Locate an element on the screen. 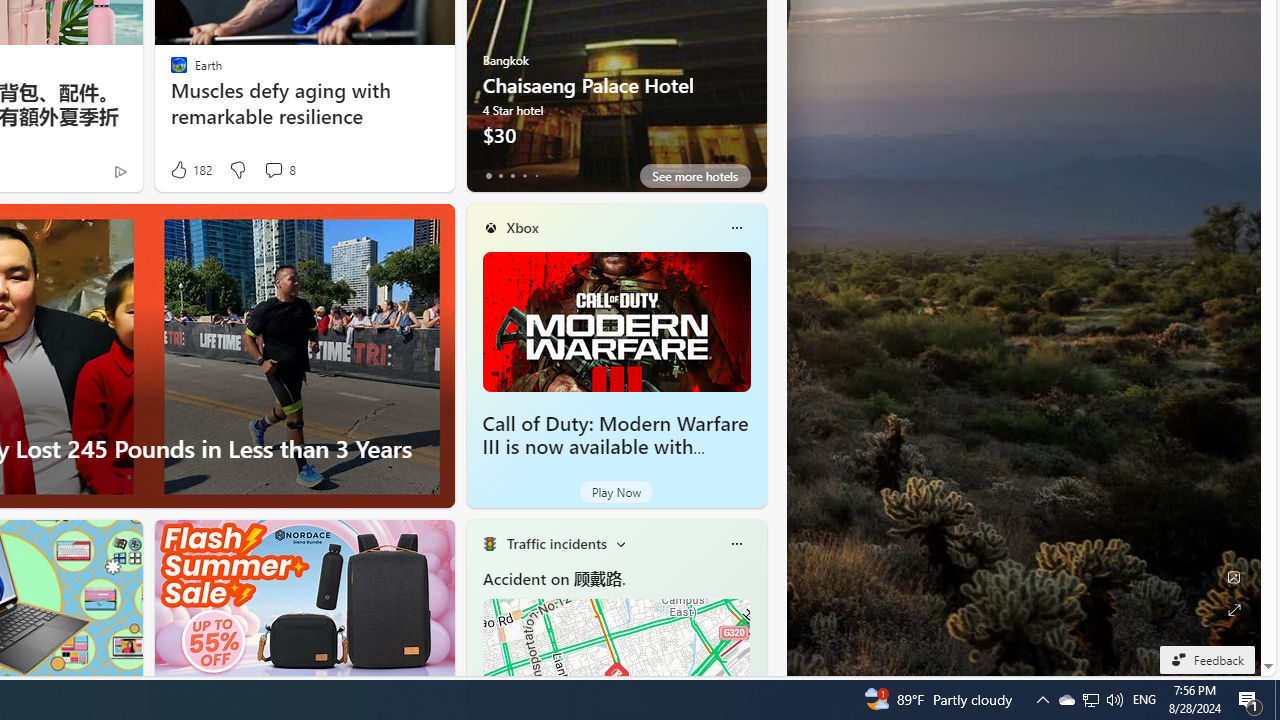 This screenshot has width=1280, height=720. 'Xbox' is located at coordinates (522, 226).